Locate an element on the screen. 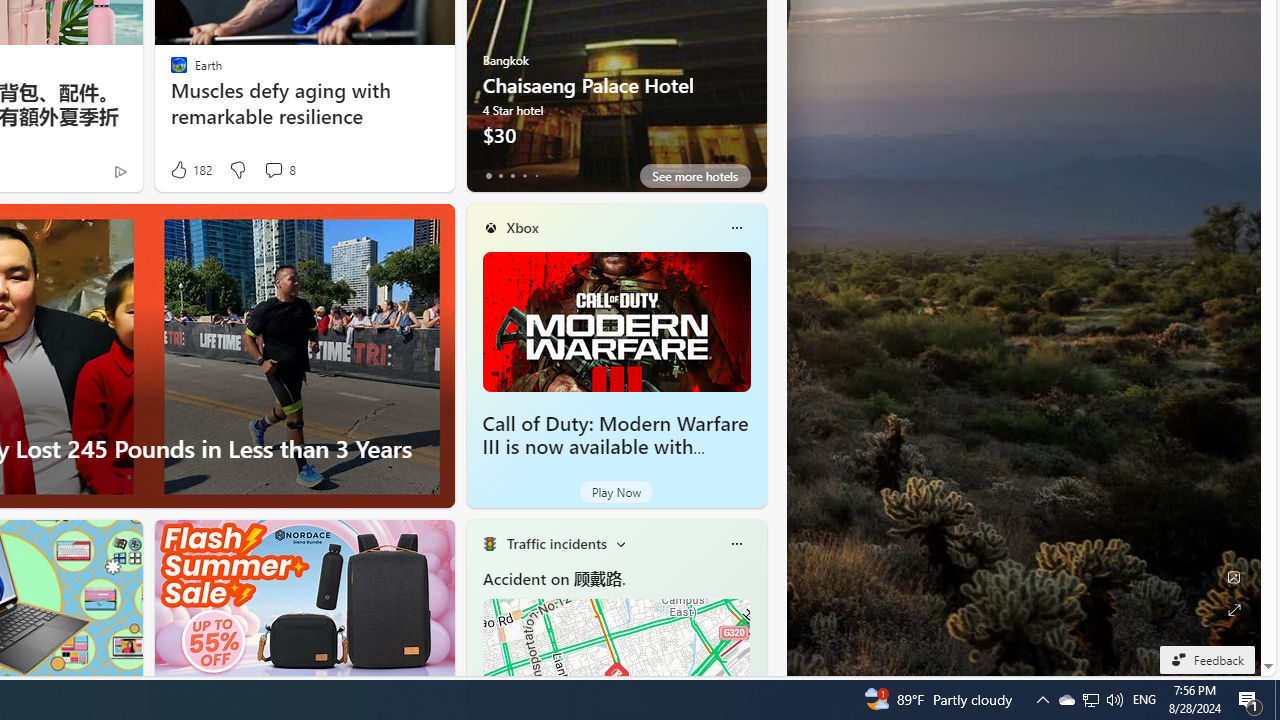 This screenshot has width=1280, height=720. 'Xbox' is located at coordinates (522, 226).